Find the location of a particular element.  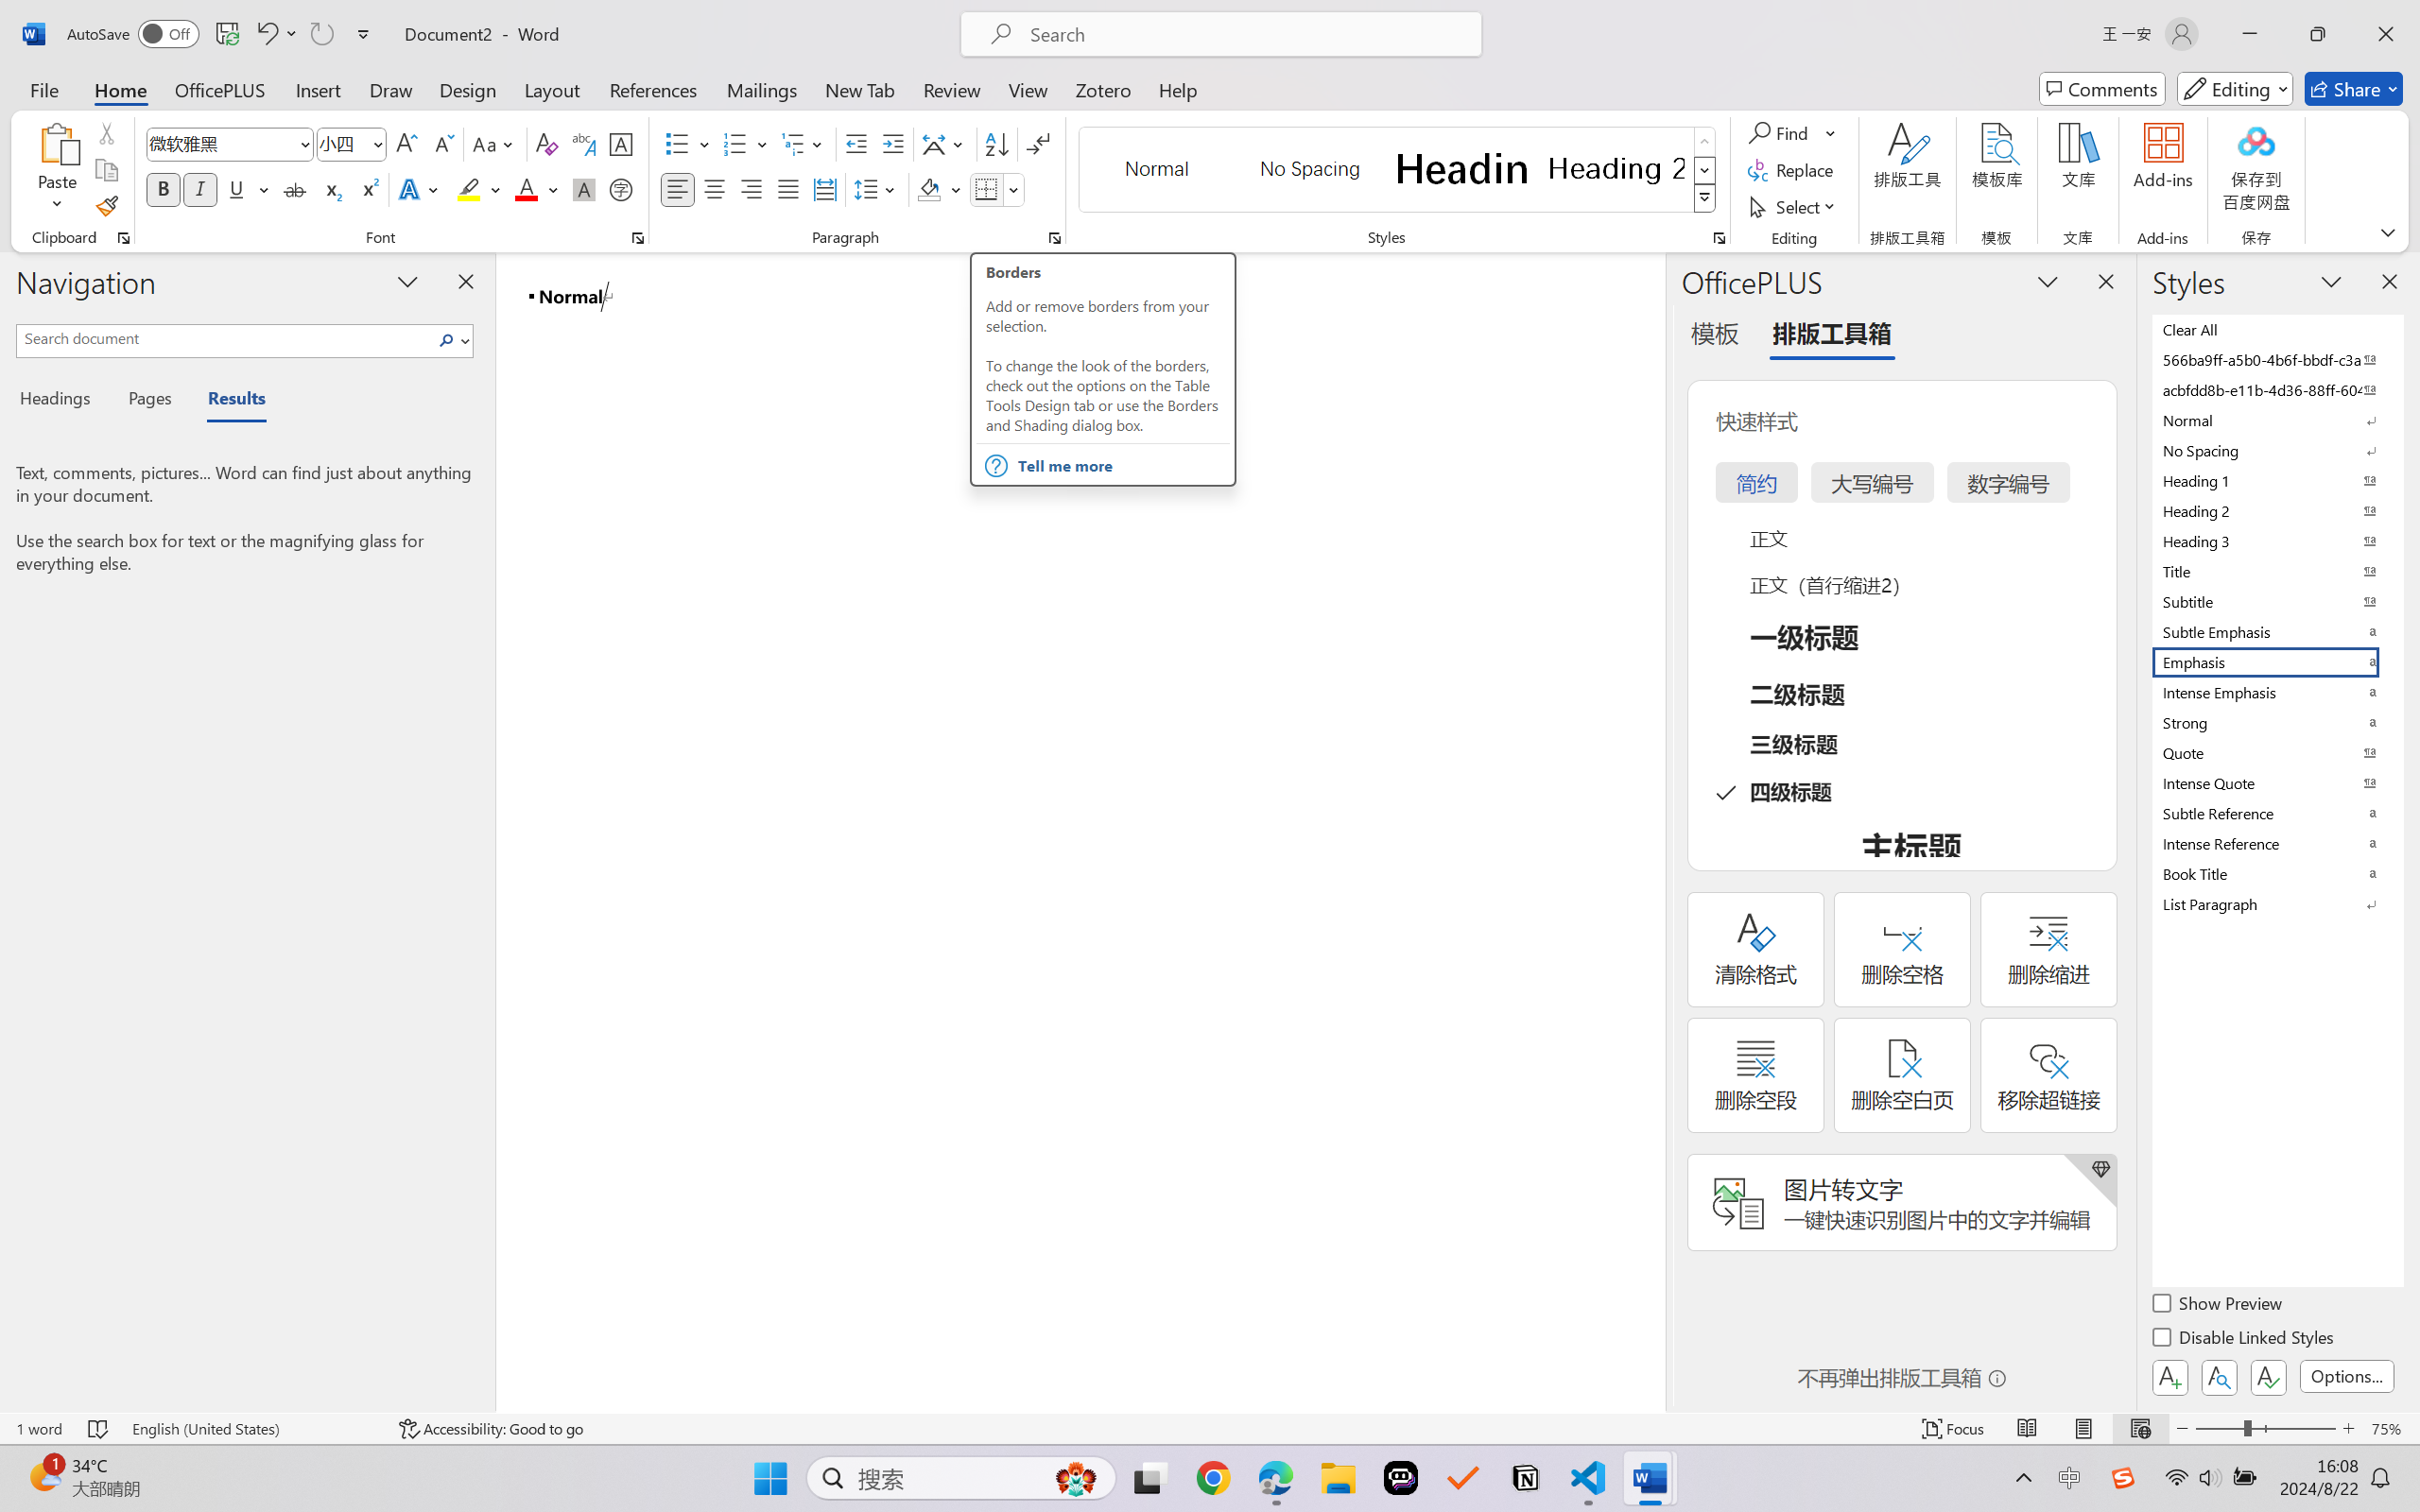

'Minimize' is located at coordinates (2250, 33).